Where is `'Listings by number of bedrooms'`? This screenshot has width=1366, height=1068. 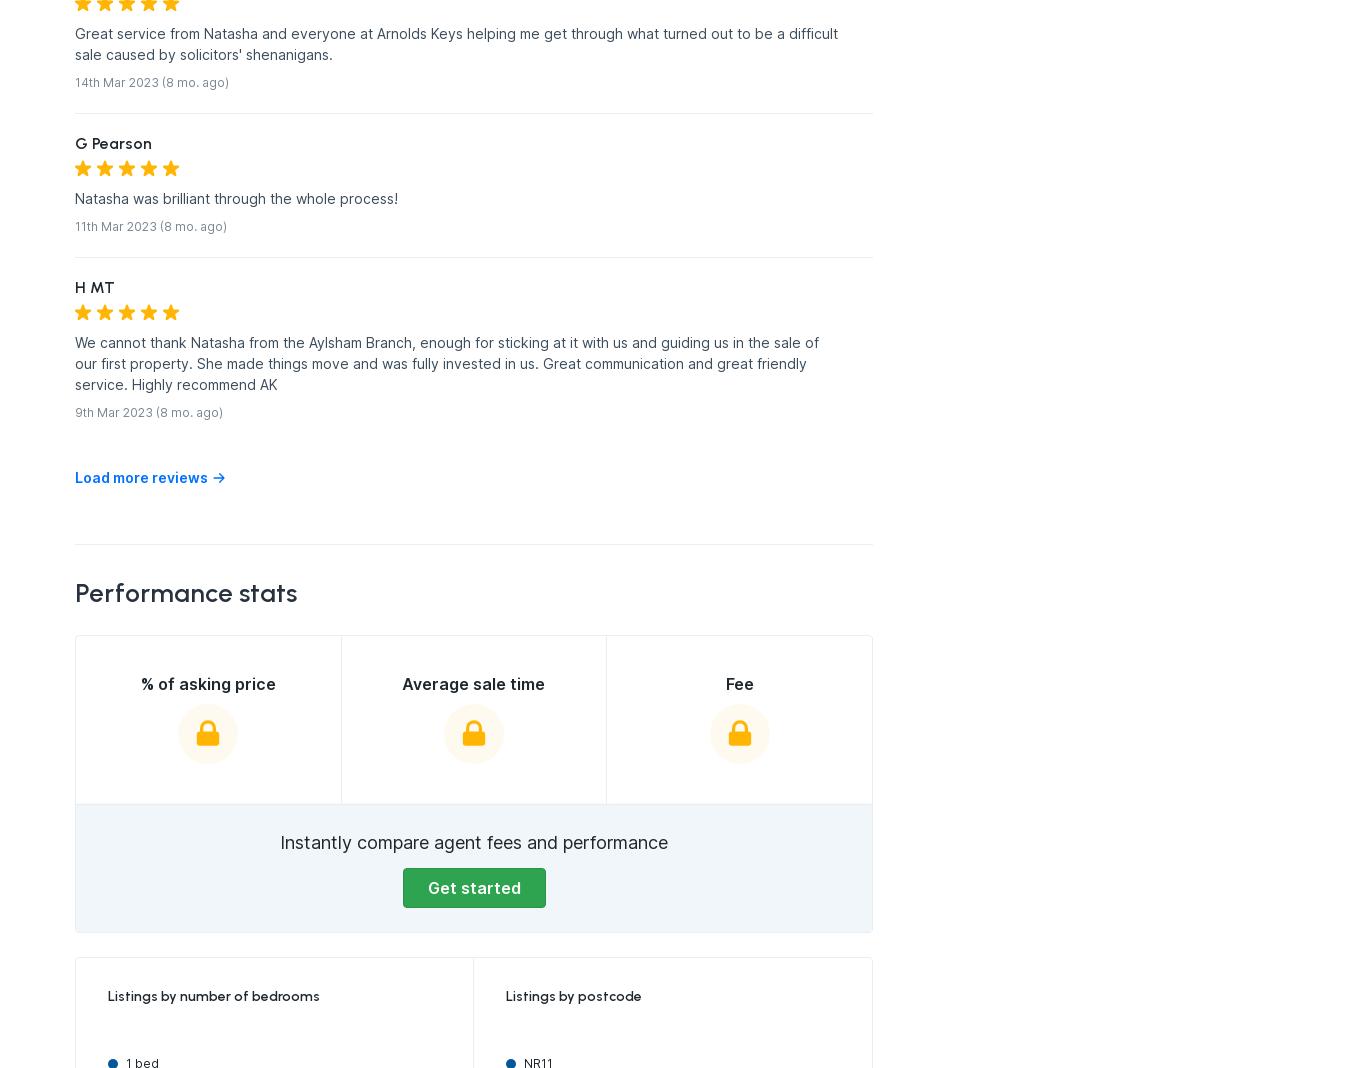 'Listings by number of bedrooms' is located at coordinates (213, 995).